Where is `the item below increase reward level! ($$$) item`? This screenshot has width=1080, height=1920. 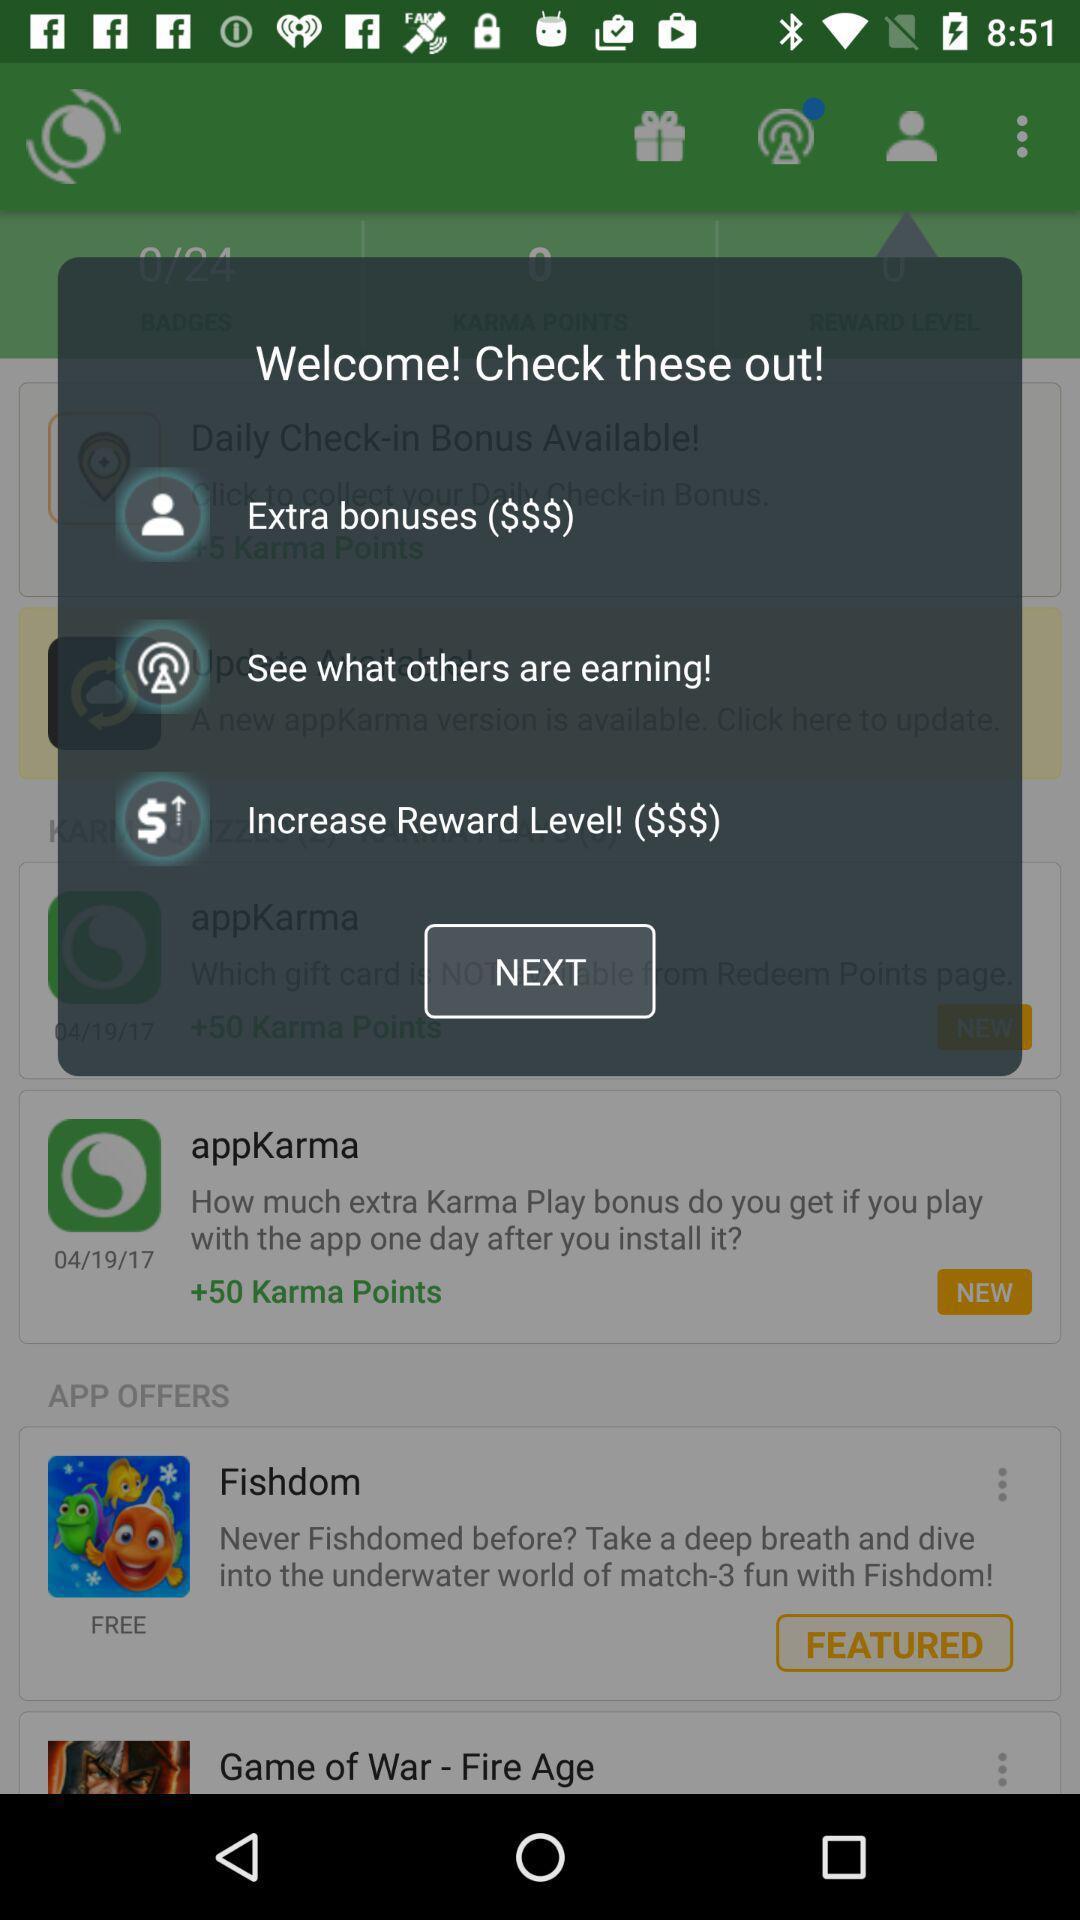
the item below increase reward level! ($$$) item is located at coordinates (540, 971).